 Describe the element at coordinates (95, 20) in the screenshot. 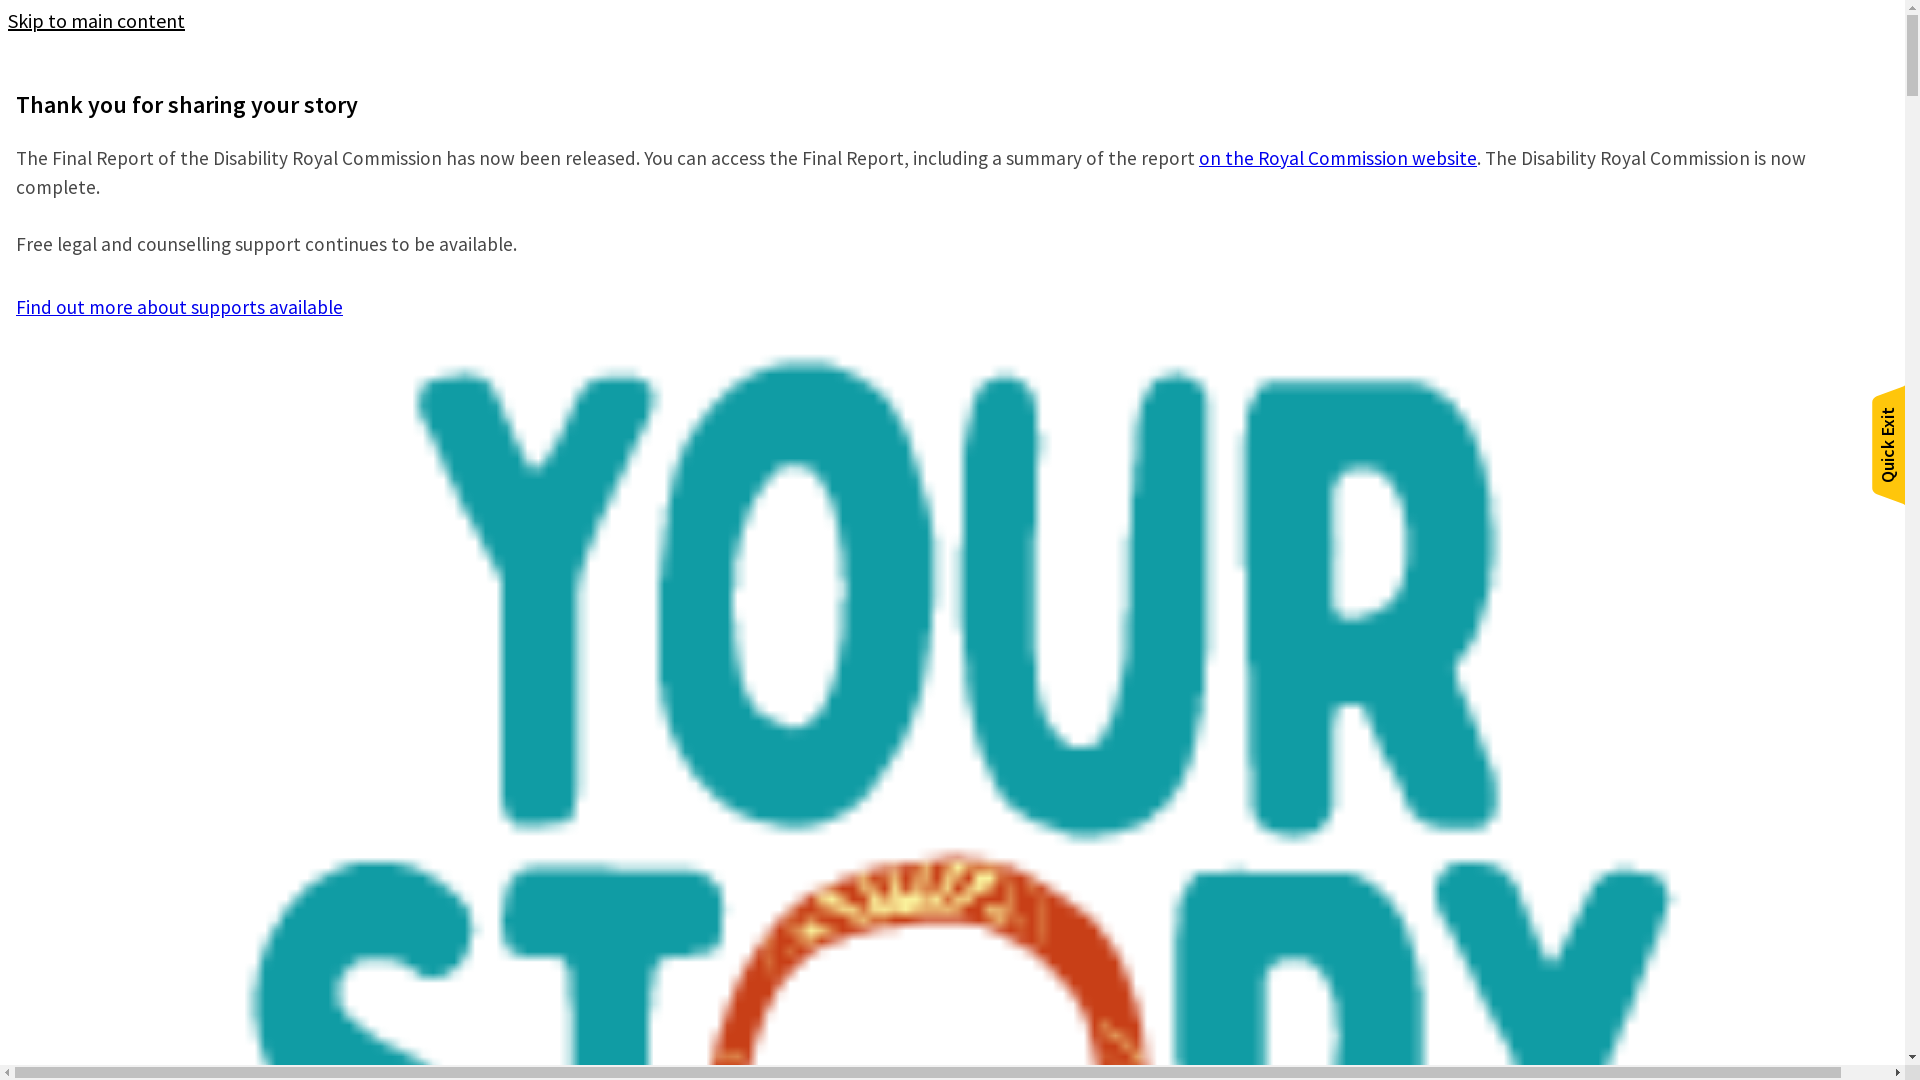

I see `'Skip to main content'` at that location.